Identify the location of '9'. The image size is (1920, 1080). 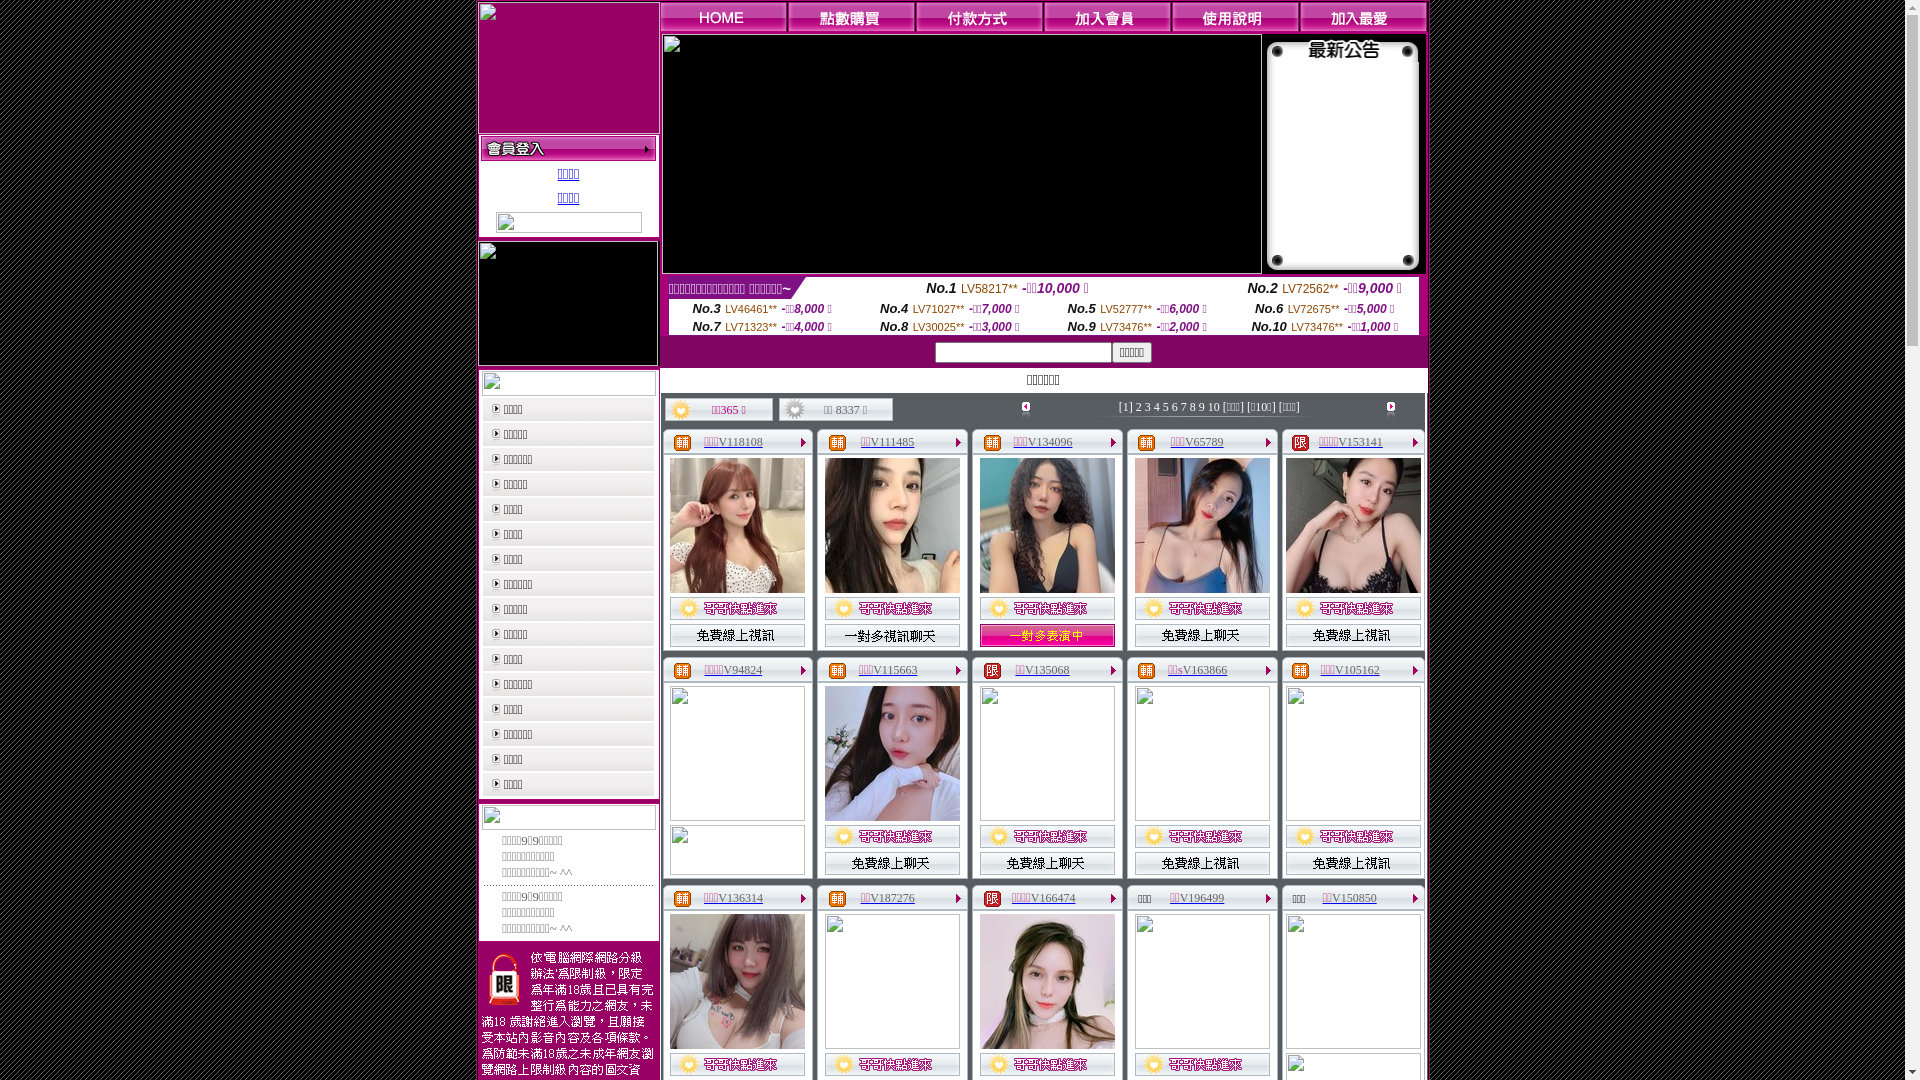
(1200, 406).